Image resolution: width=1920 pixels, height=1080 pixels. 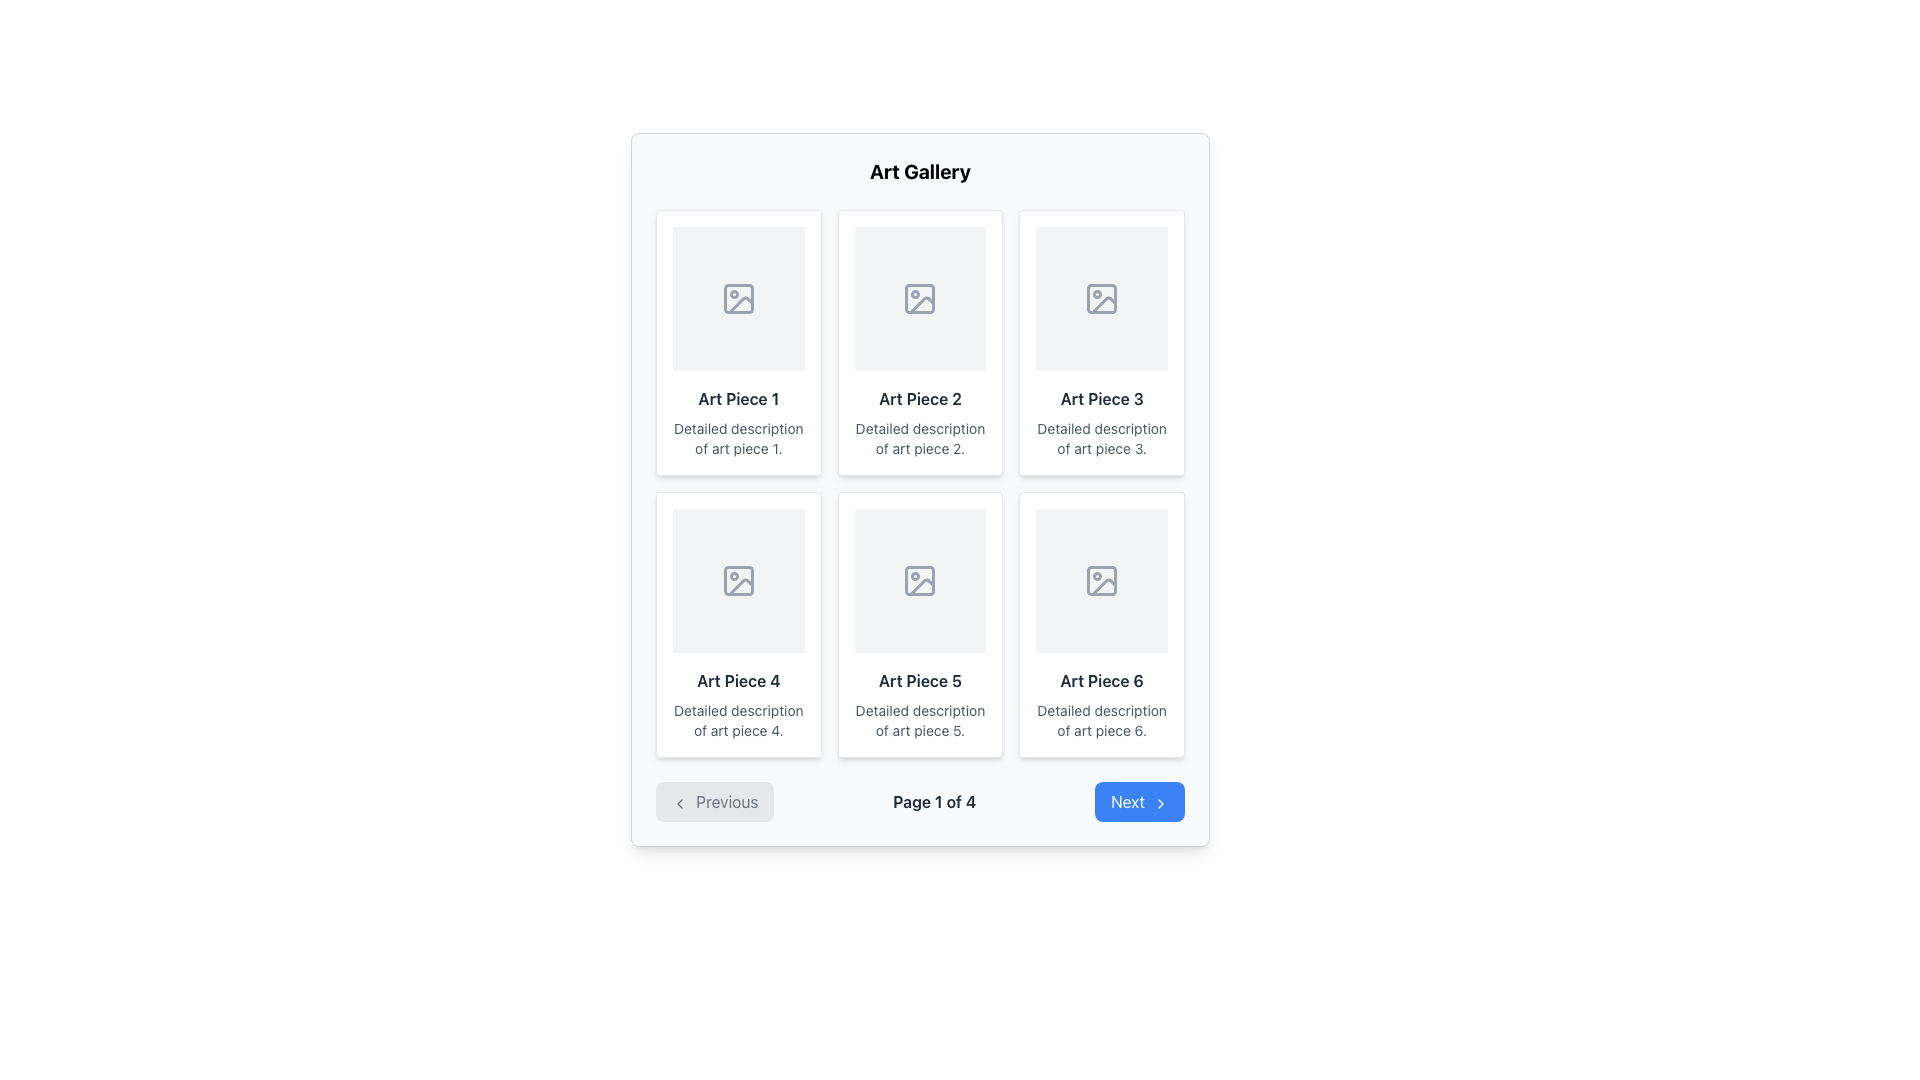 What do you see at coordinates (1101, 299) in the screenshot?
I see `the Image Placeholder with a light gray background and a gray image icon, located inside the card labeled 'Art Piece 3'` at bounding box center [1101, 299].